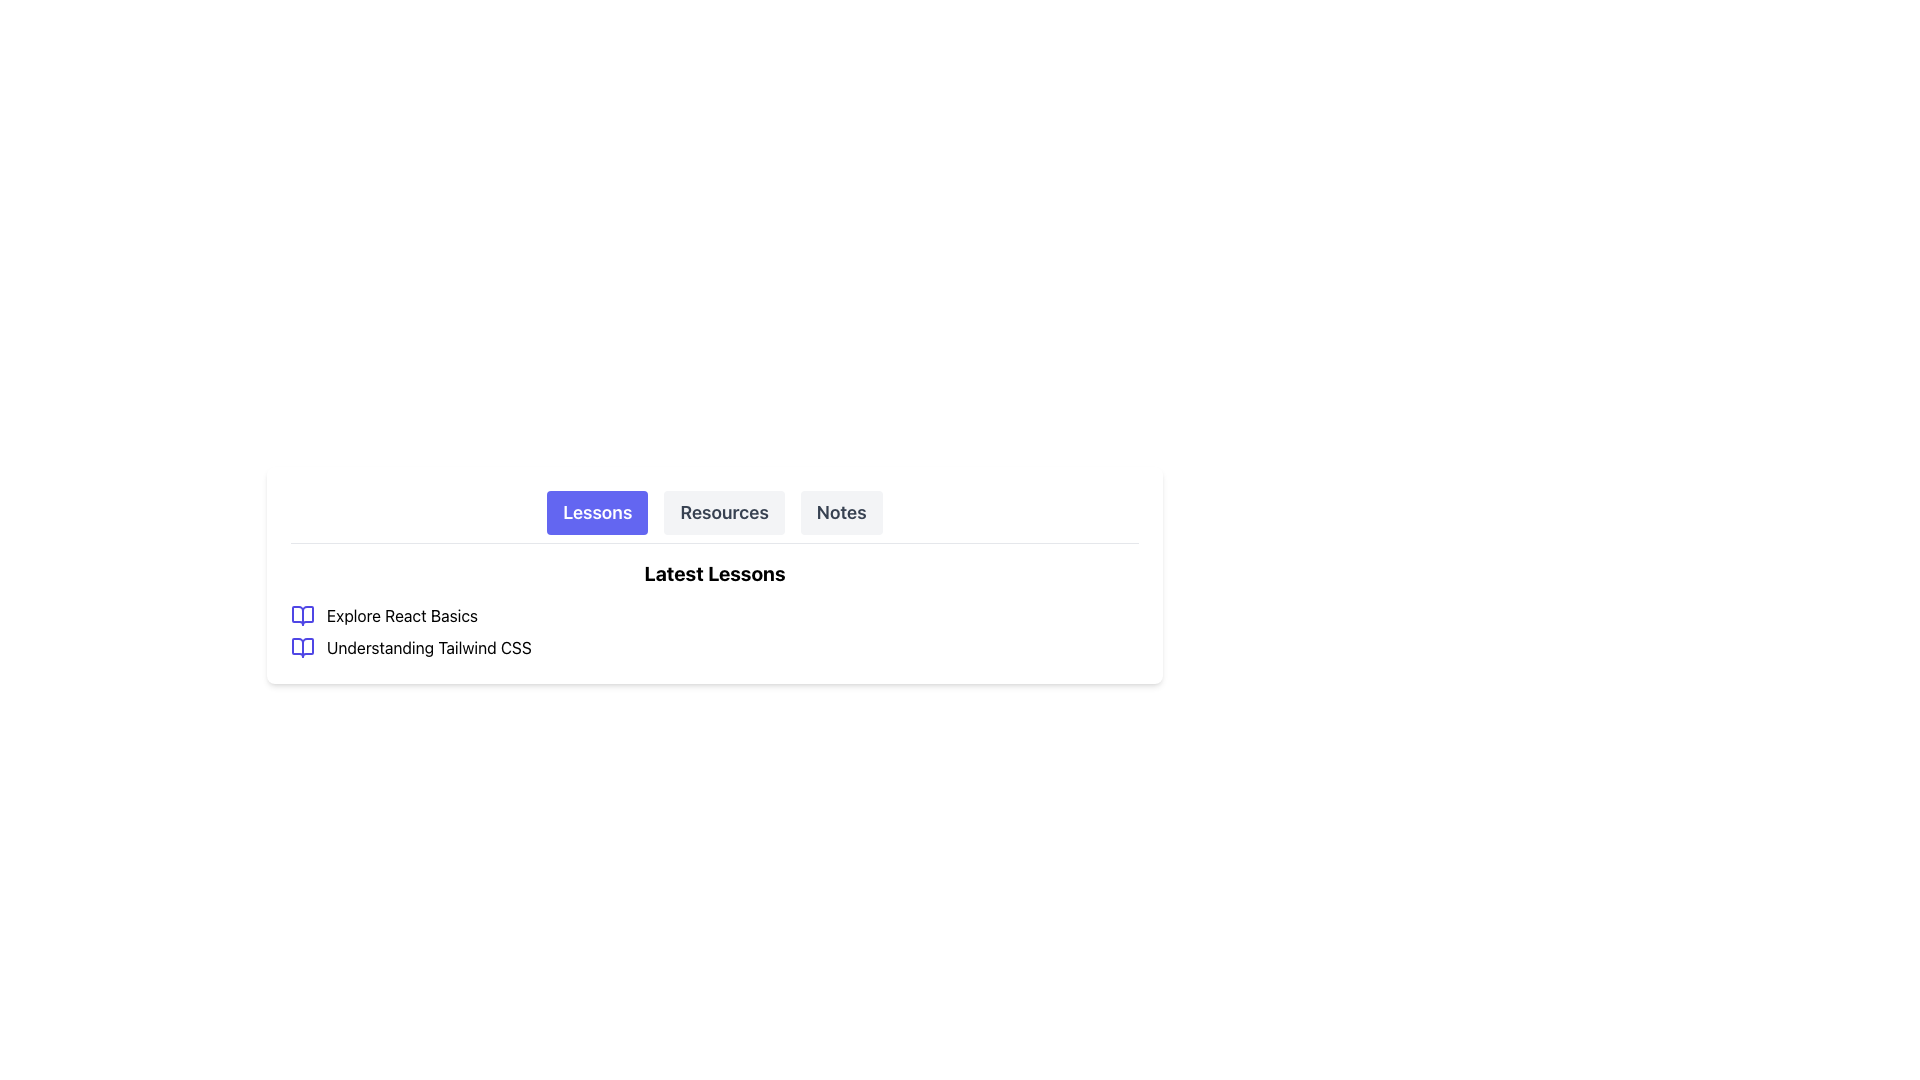  I want to click on the decorative icon representing a book or learning resource located below the 'Latest Lessons' section, immediately to the left of the 'Understanding Tailwind CSS' text, so click(301, 648).